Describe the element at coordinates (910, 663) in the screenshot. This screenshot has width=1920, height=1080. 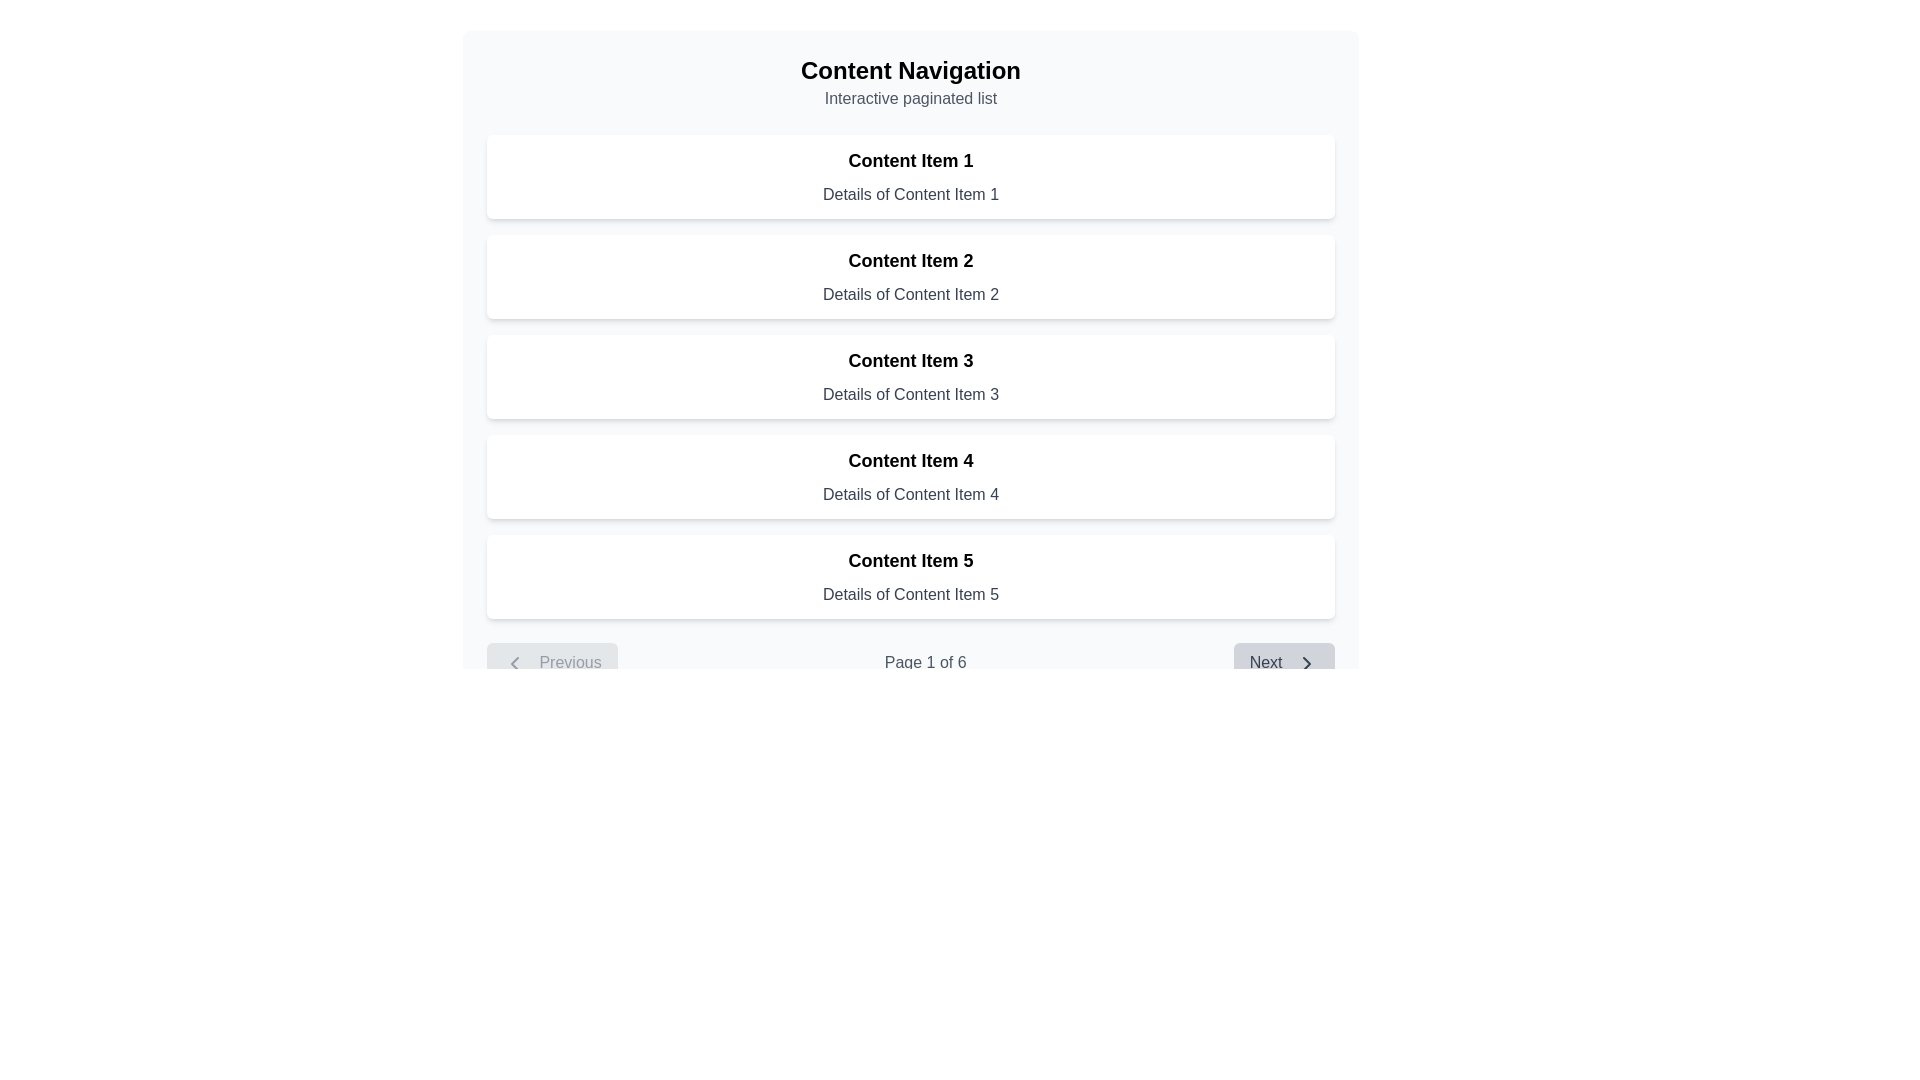
I see `the static text label that displays the current page number and total number of pages, located centrally within the pagination bar at the bottom of the interface` at that location.